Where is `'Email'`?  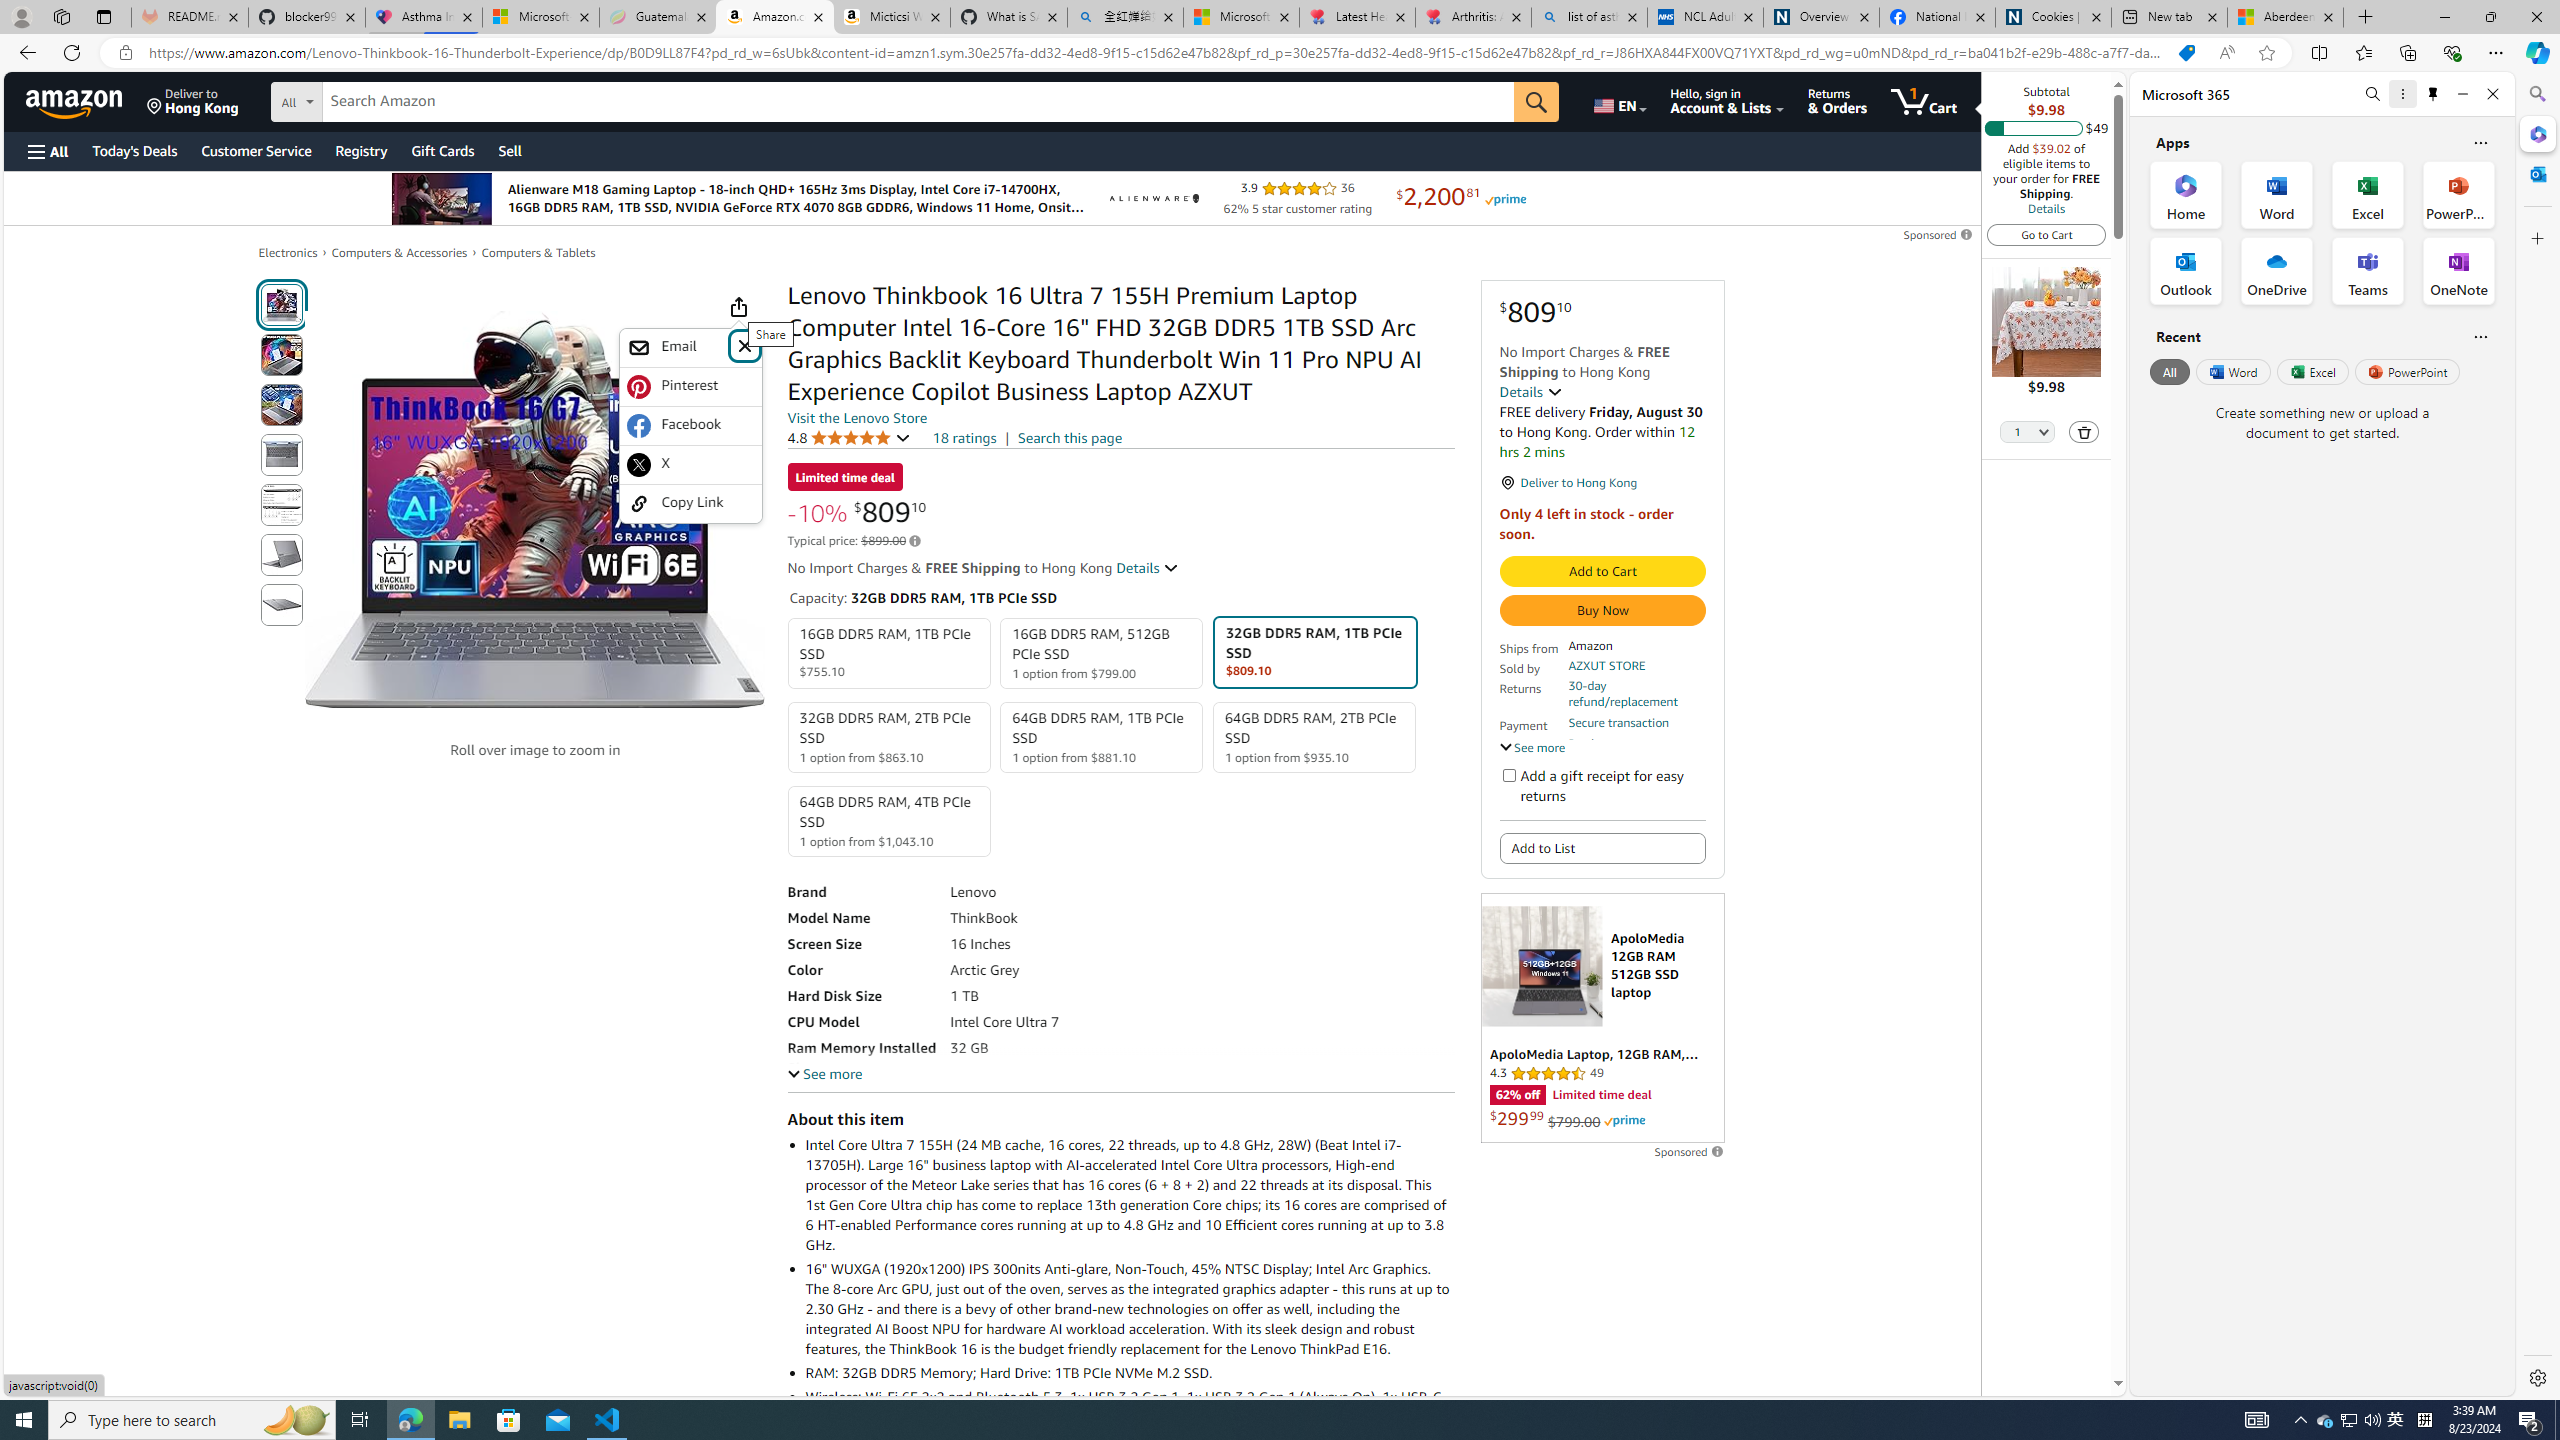 'Email' is located at coordinates (676, 346).